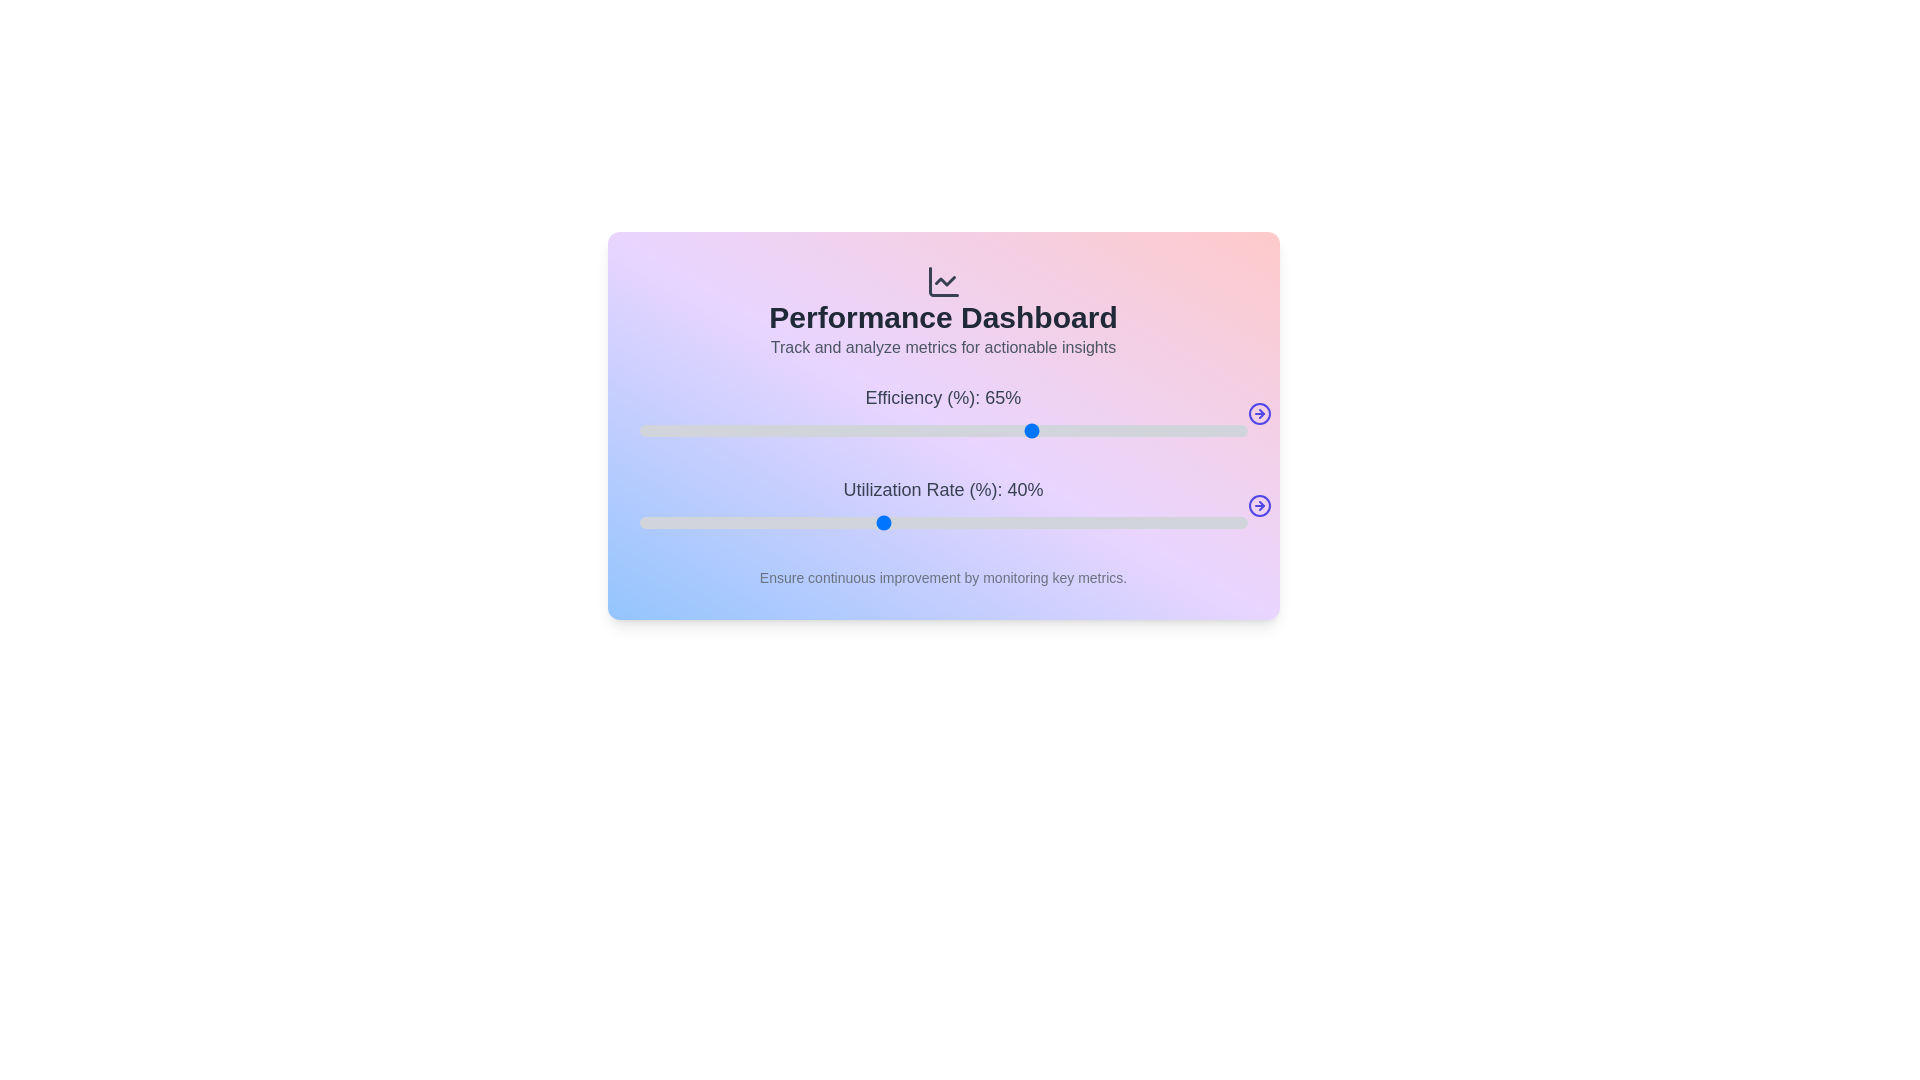 The image size is (1920, 1080). I want to click on the Utilization Rate slider to 81%, so click(1132, 522).